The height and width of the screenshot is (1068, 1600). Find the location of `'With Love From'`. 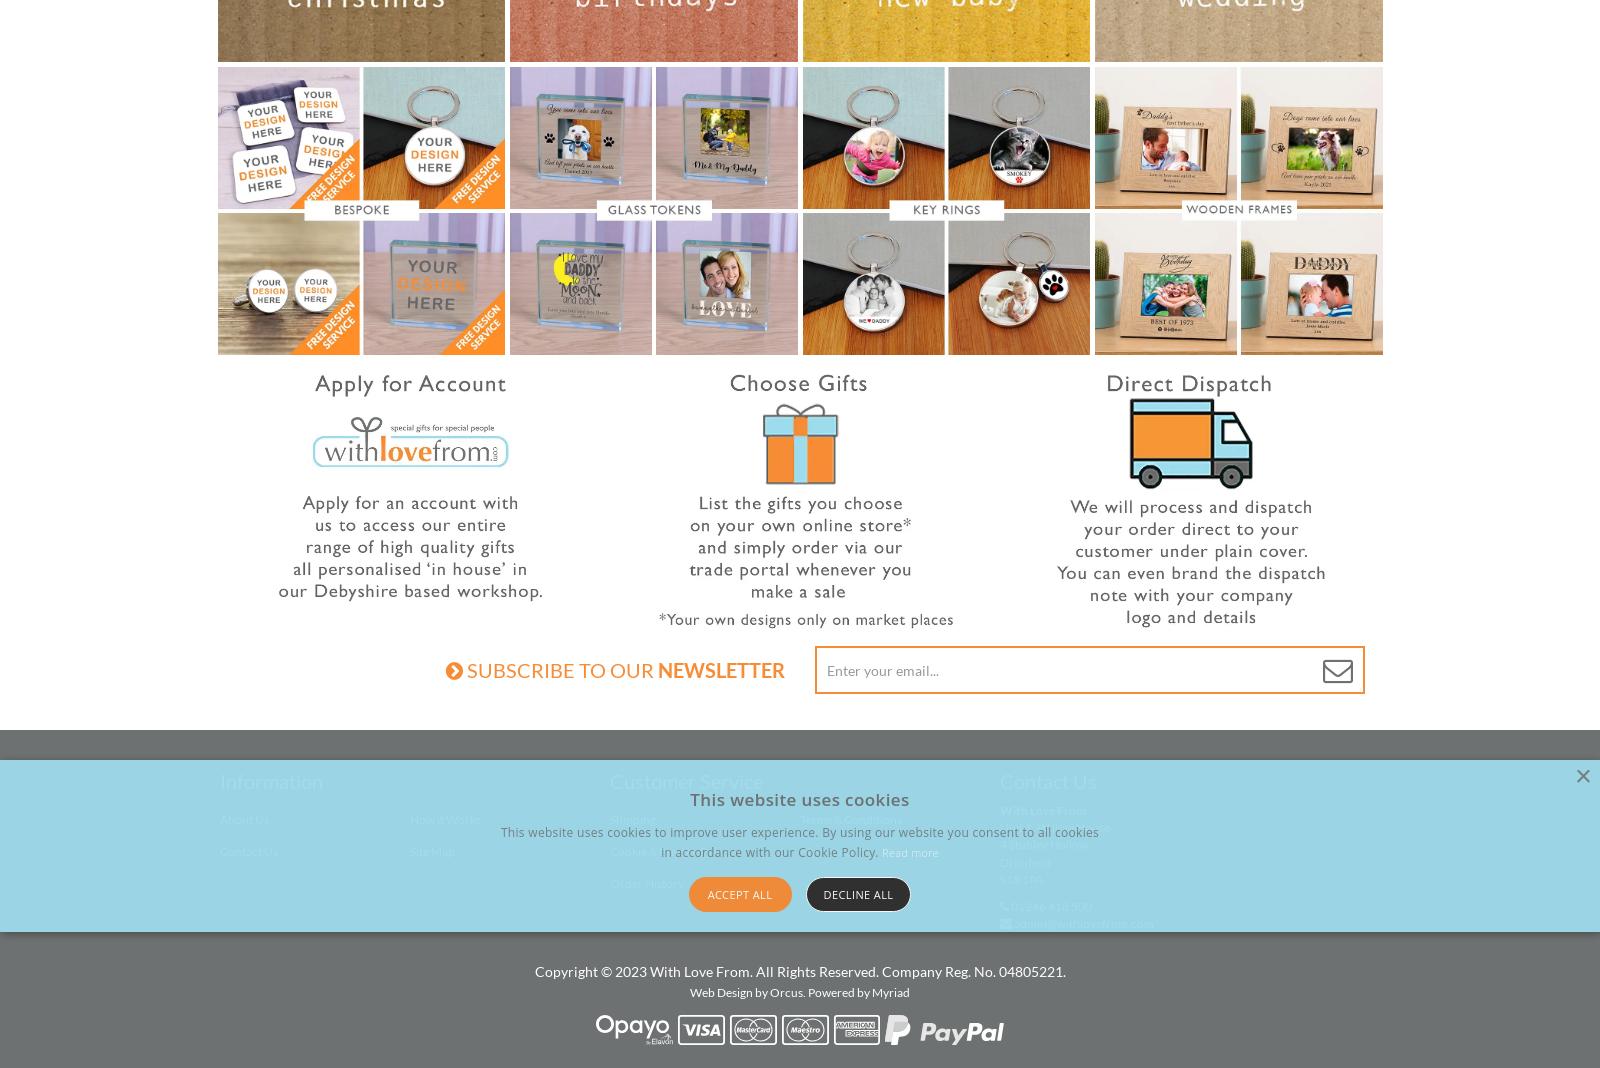

'With Love From' is located at coordinates (1043, 809).